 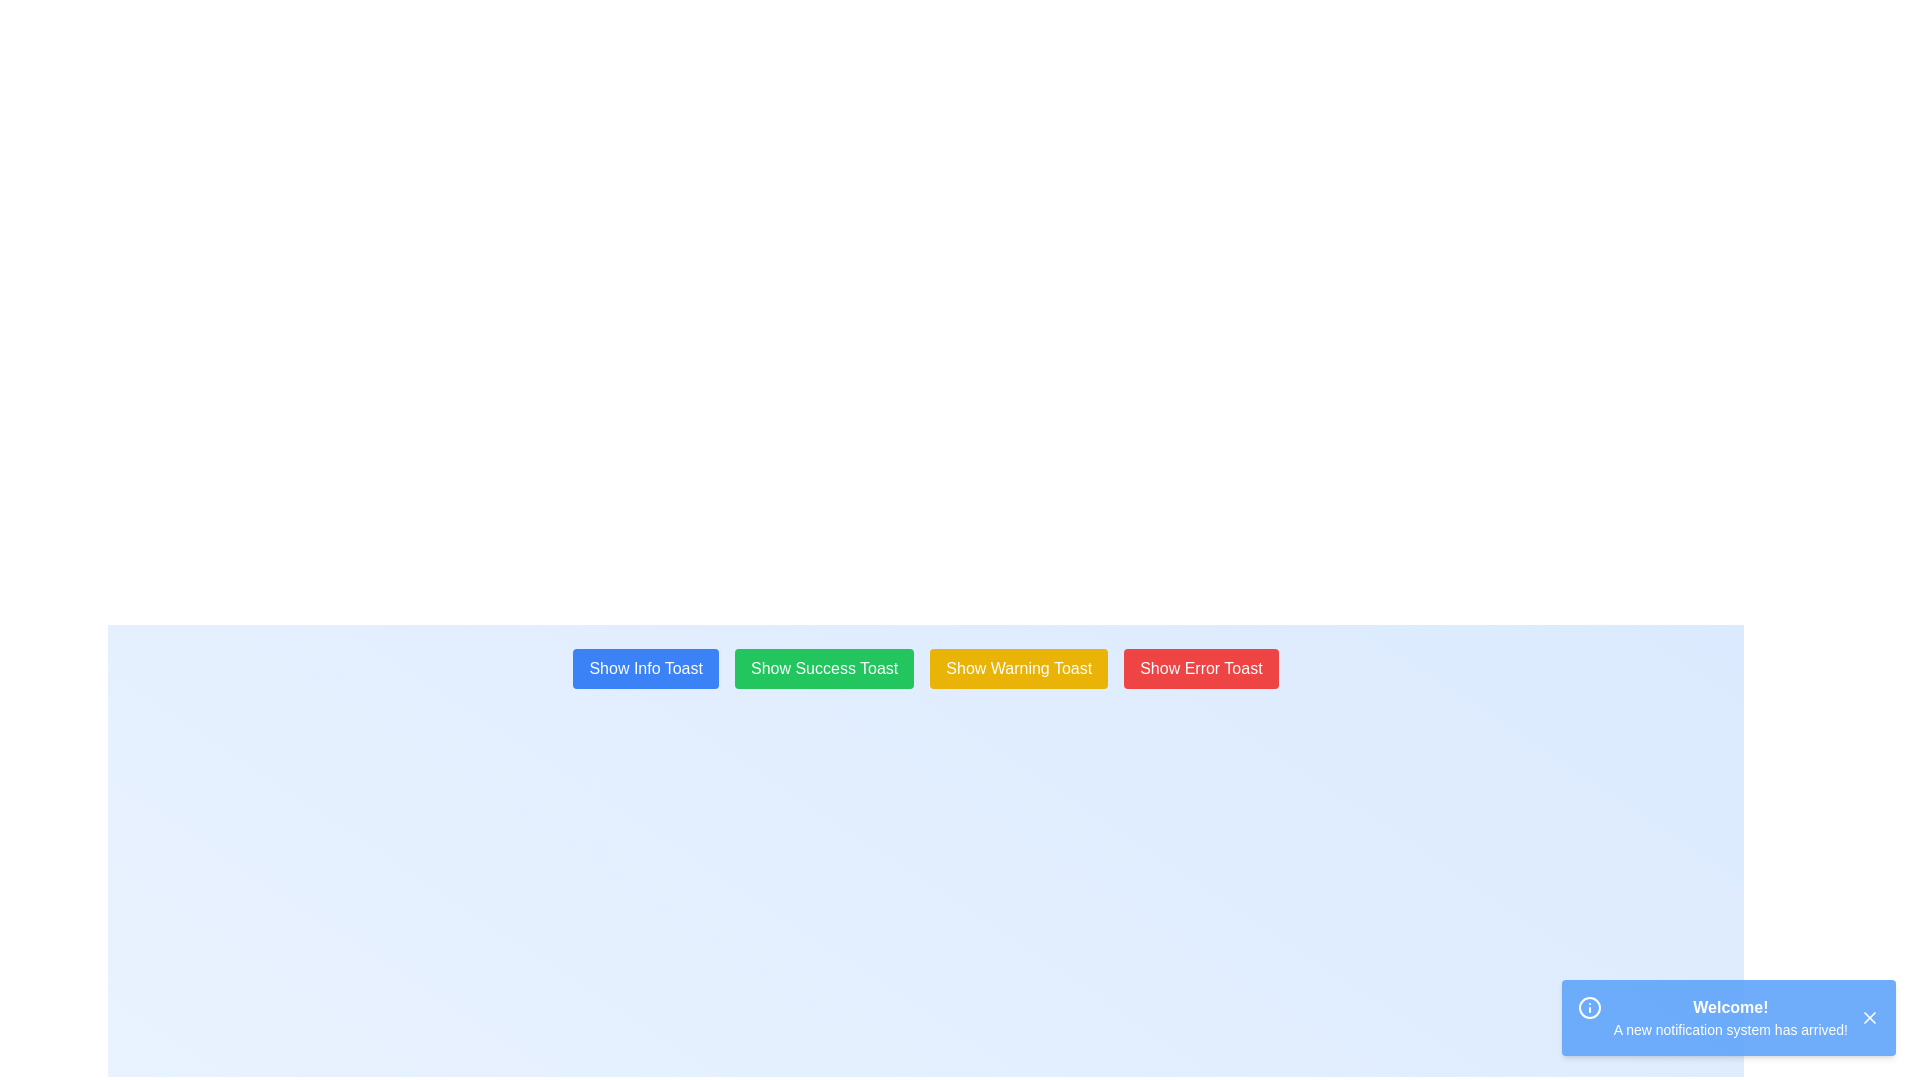 I want to click on the slanted cross (X) mark icon located at the bottom-right corner of the blue toast notification panel, so click(x=1869, y=1018).